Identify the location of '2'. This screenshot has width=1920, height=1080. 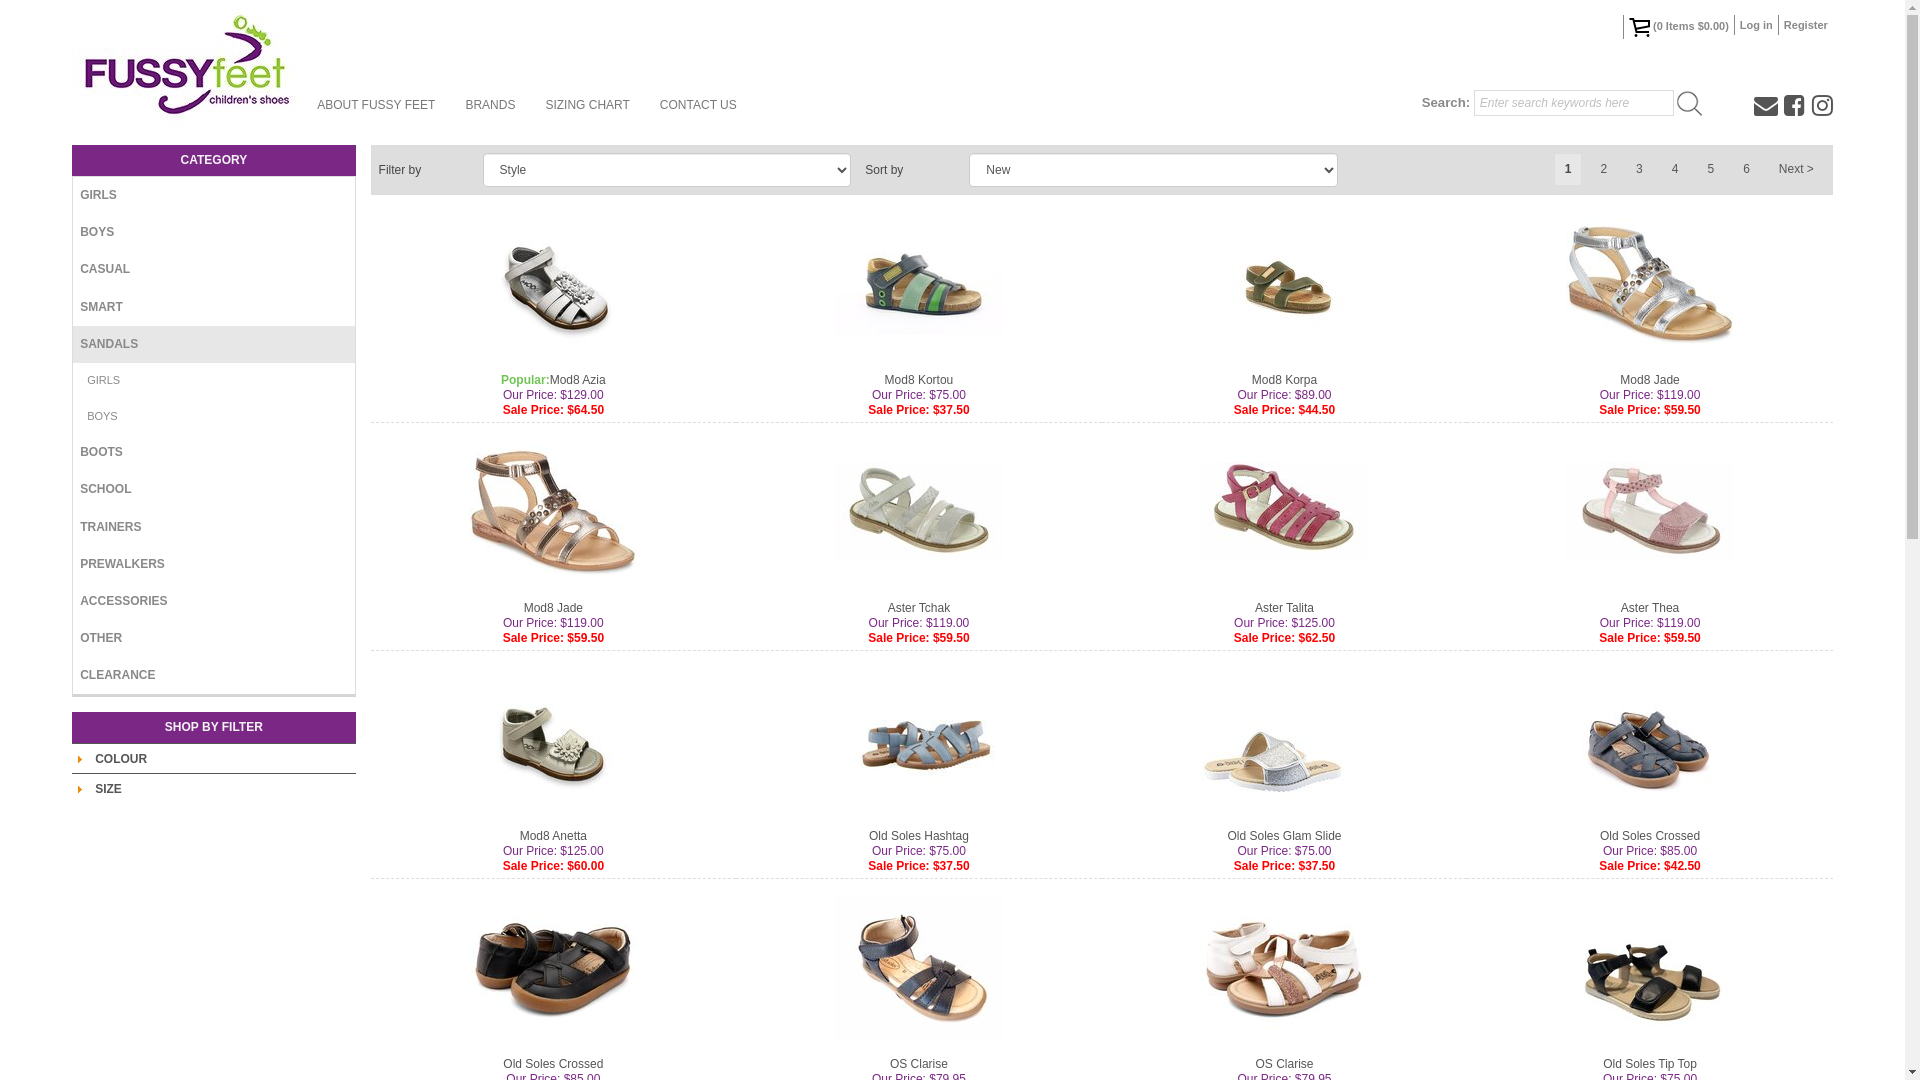
(1603, 168).